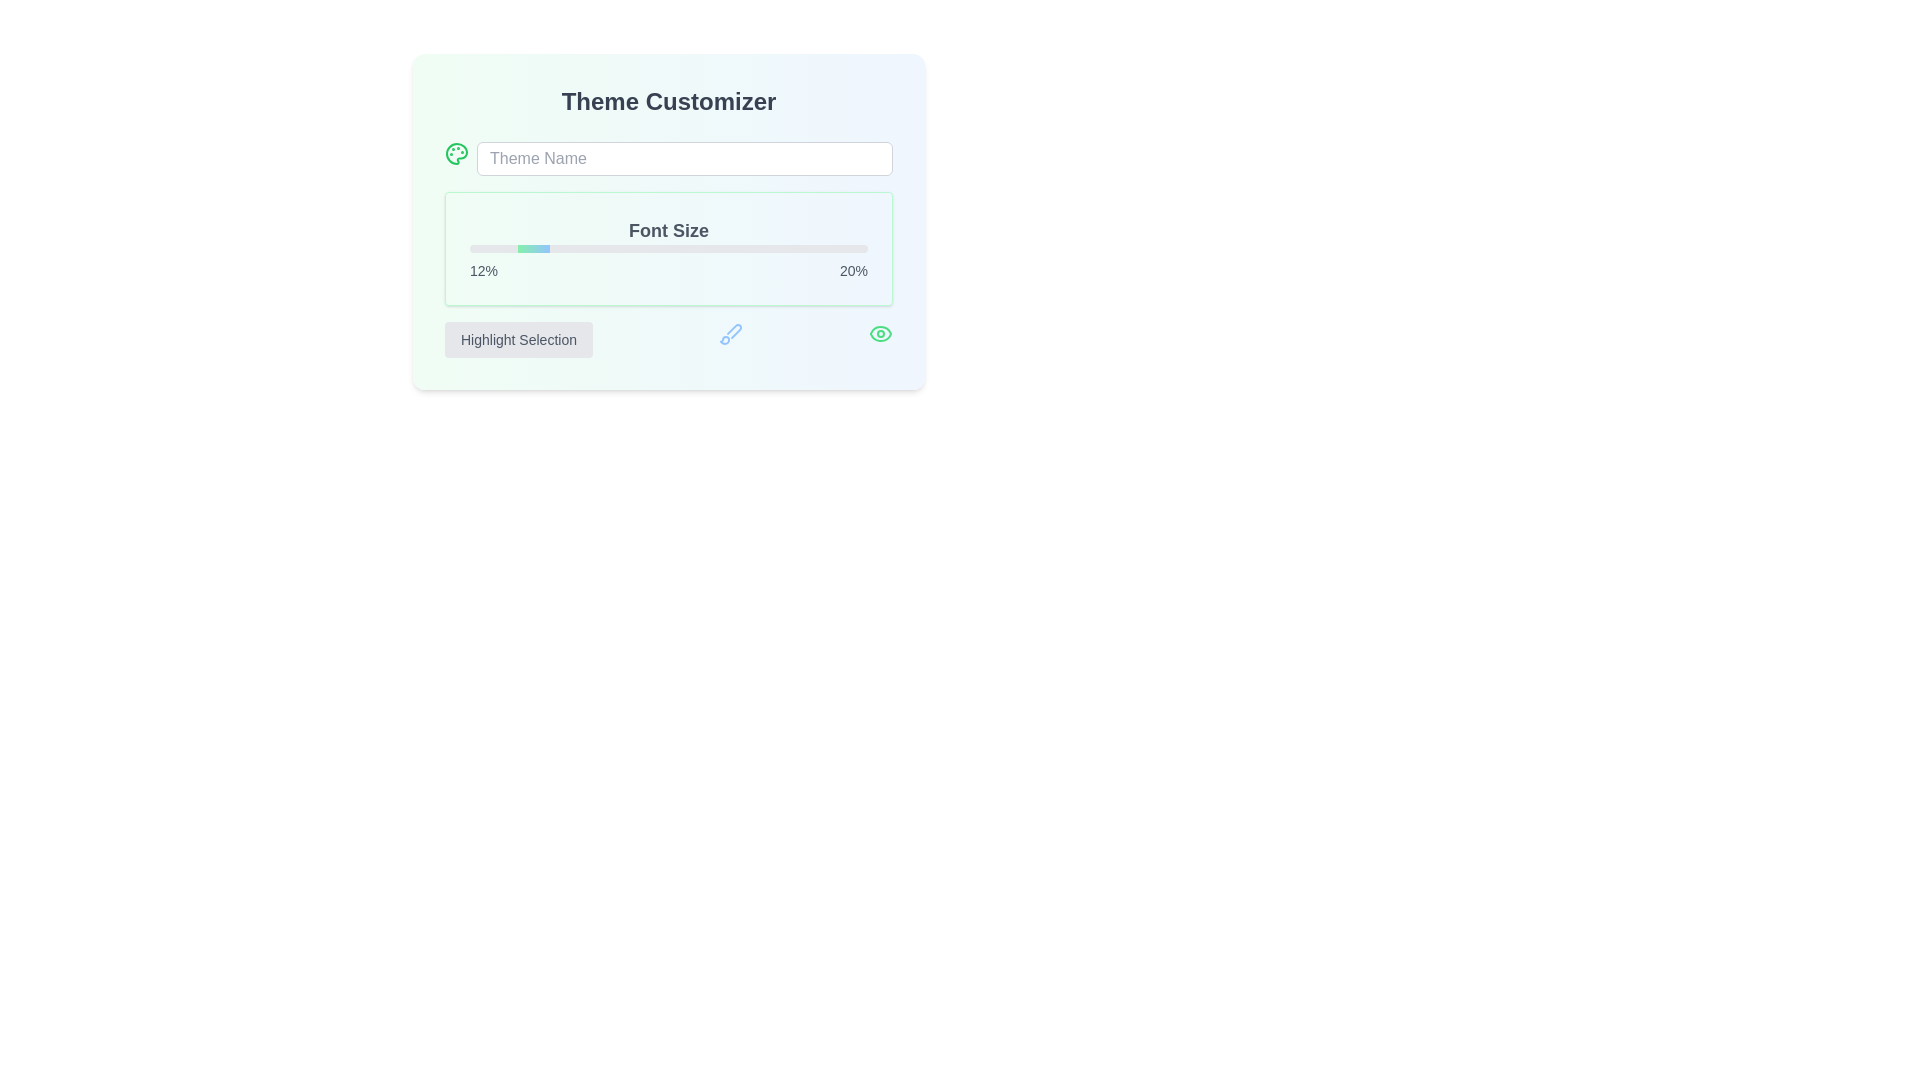 The height and width of the screenshot is (1080, 1920). What do you see at coordinates (469, 248) in the screenshot?
I see `the slider` at bounding box center [469, 248].